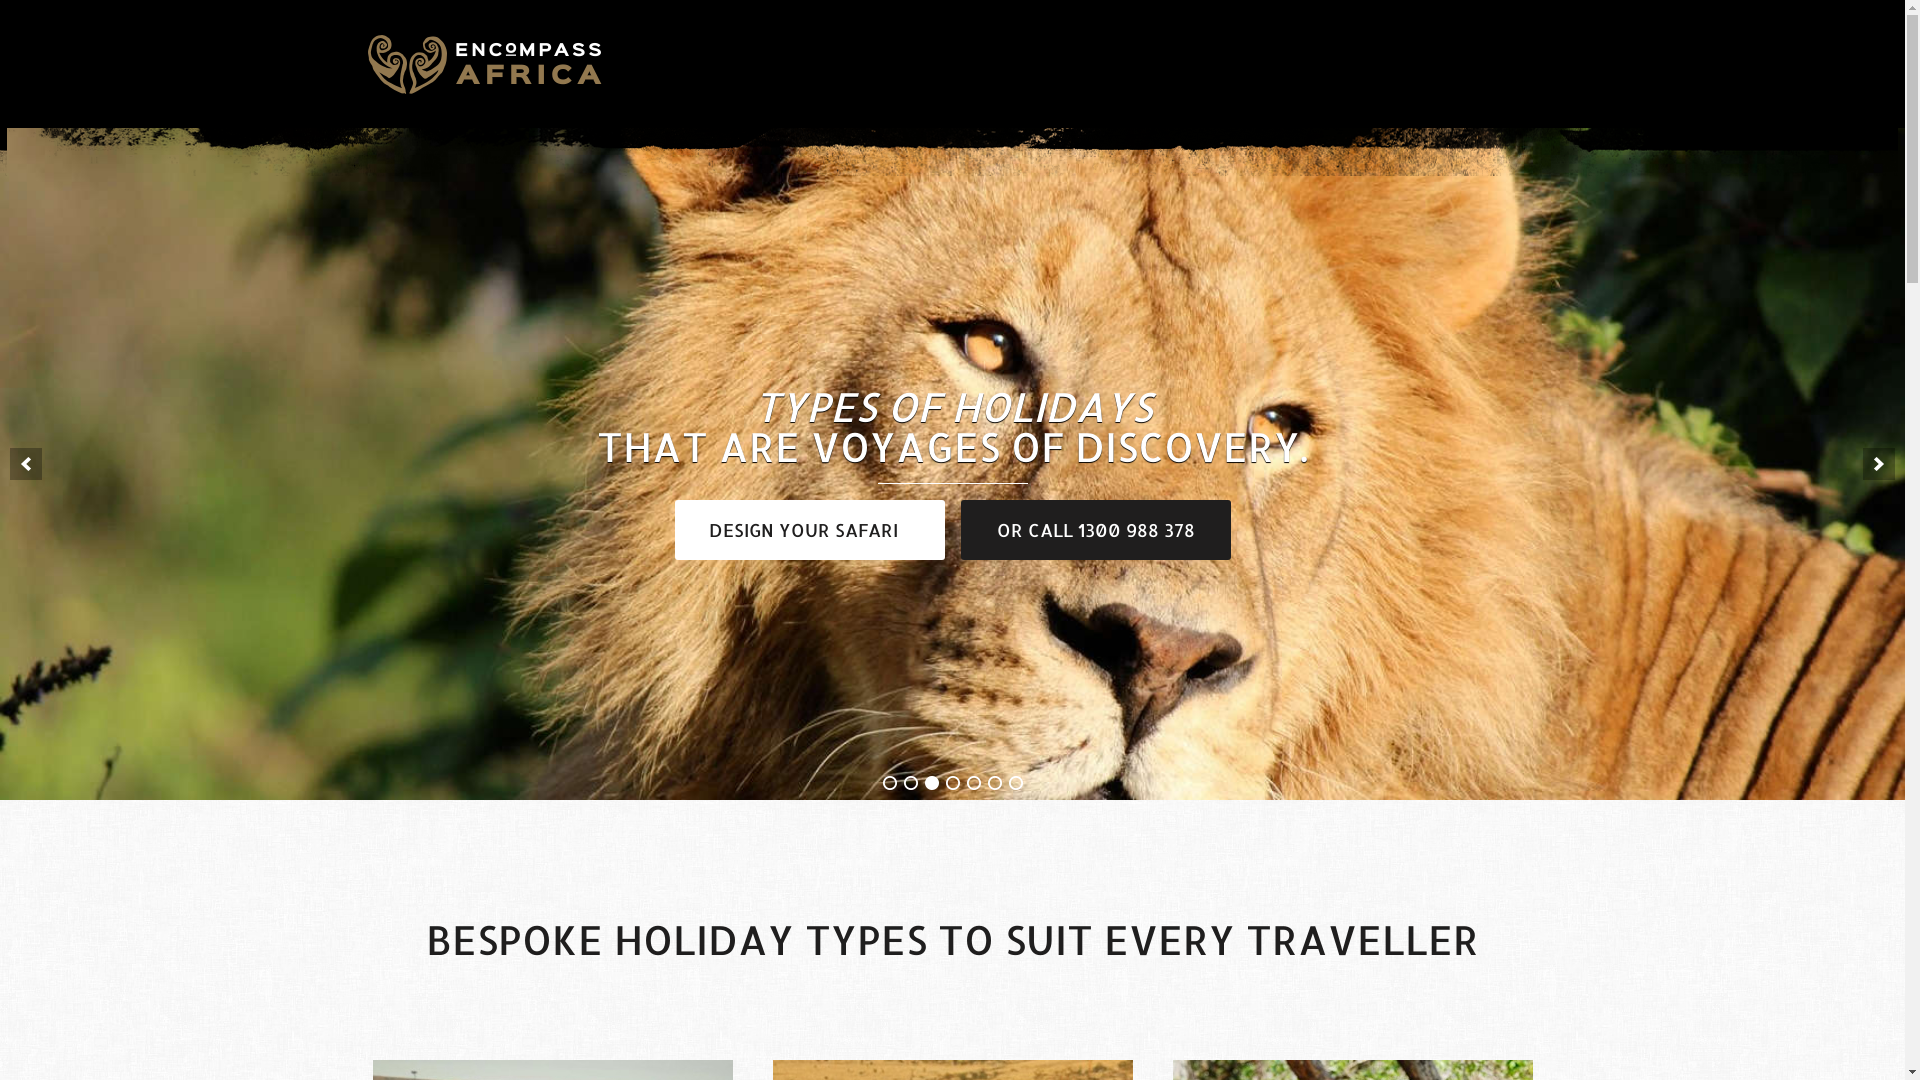 The height and width of the screenshot is (1080, 1920). What do you see at coordinates (809, 528) in the screenshot?
I see `'DESIGN YOUR SAFARI'` at bounding box center [809, 528].